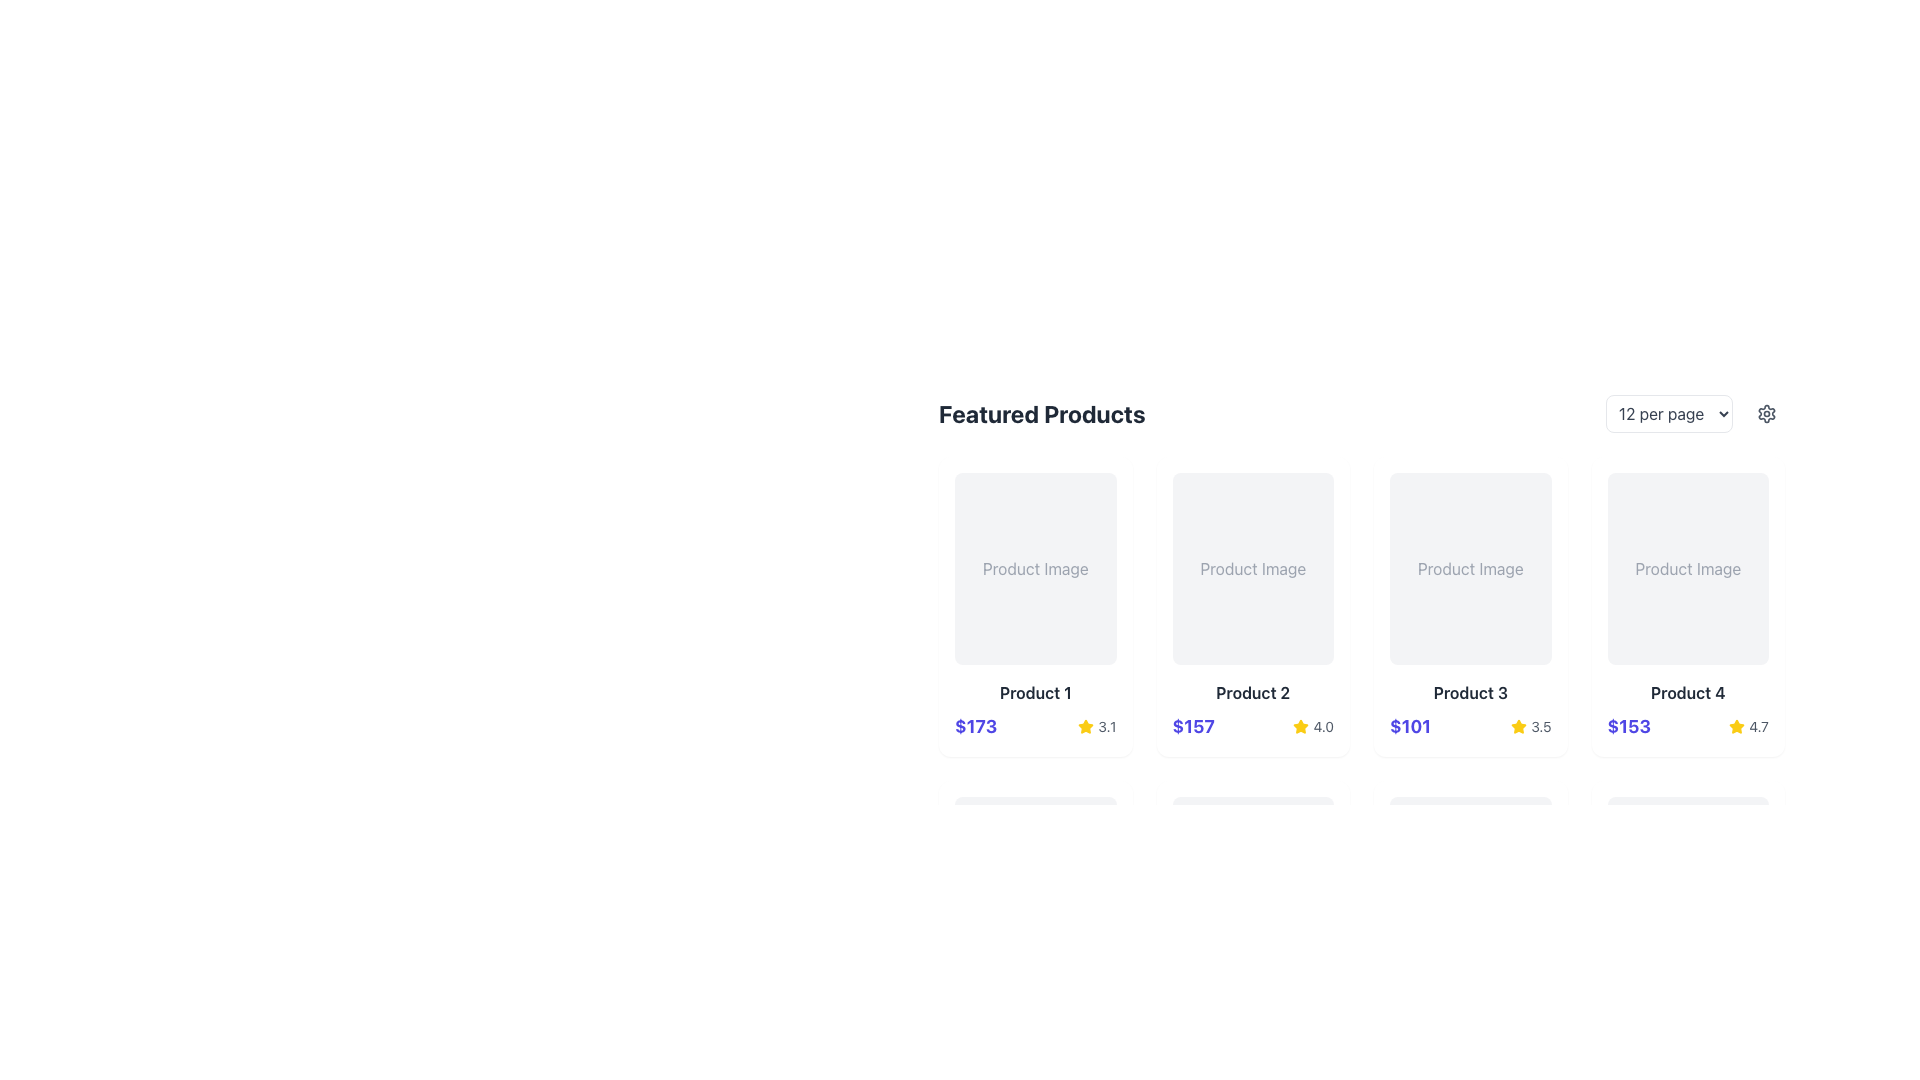  What do you see at coordinates (1096, 726) in the screenshot?
I see `the rating display element, which features a yellow star icon and a numerical rating of '3.1', located in the first product card adjacent to the price tag '$173'` at bounding box center [1096, 726].